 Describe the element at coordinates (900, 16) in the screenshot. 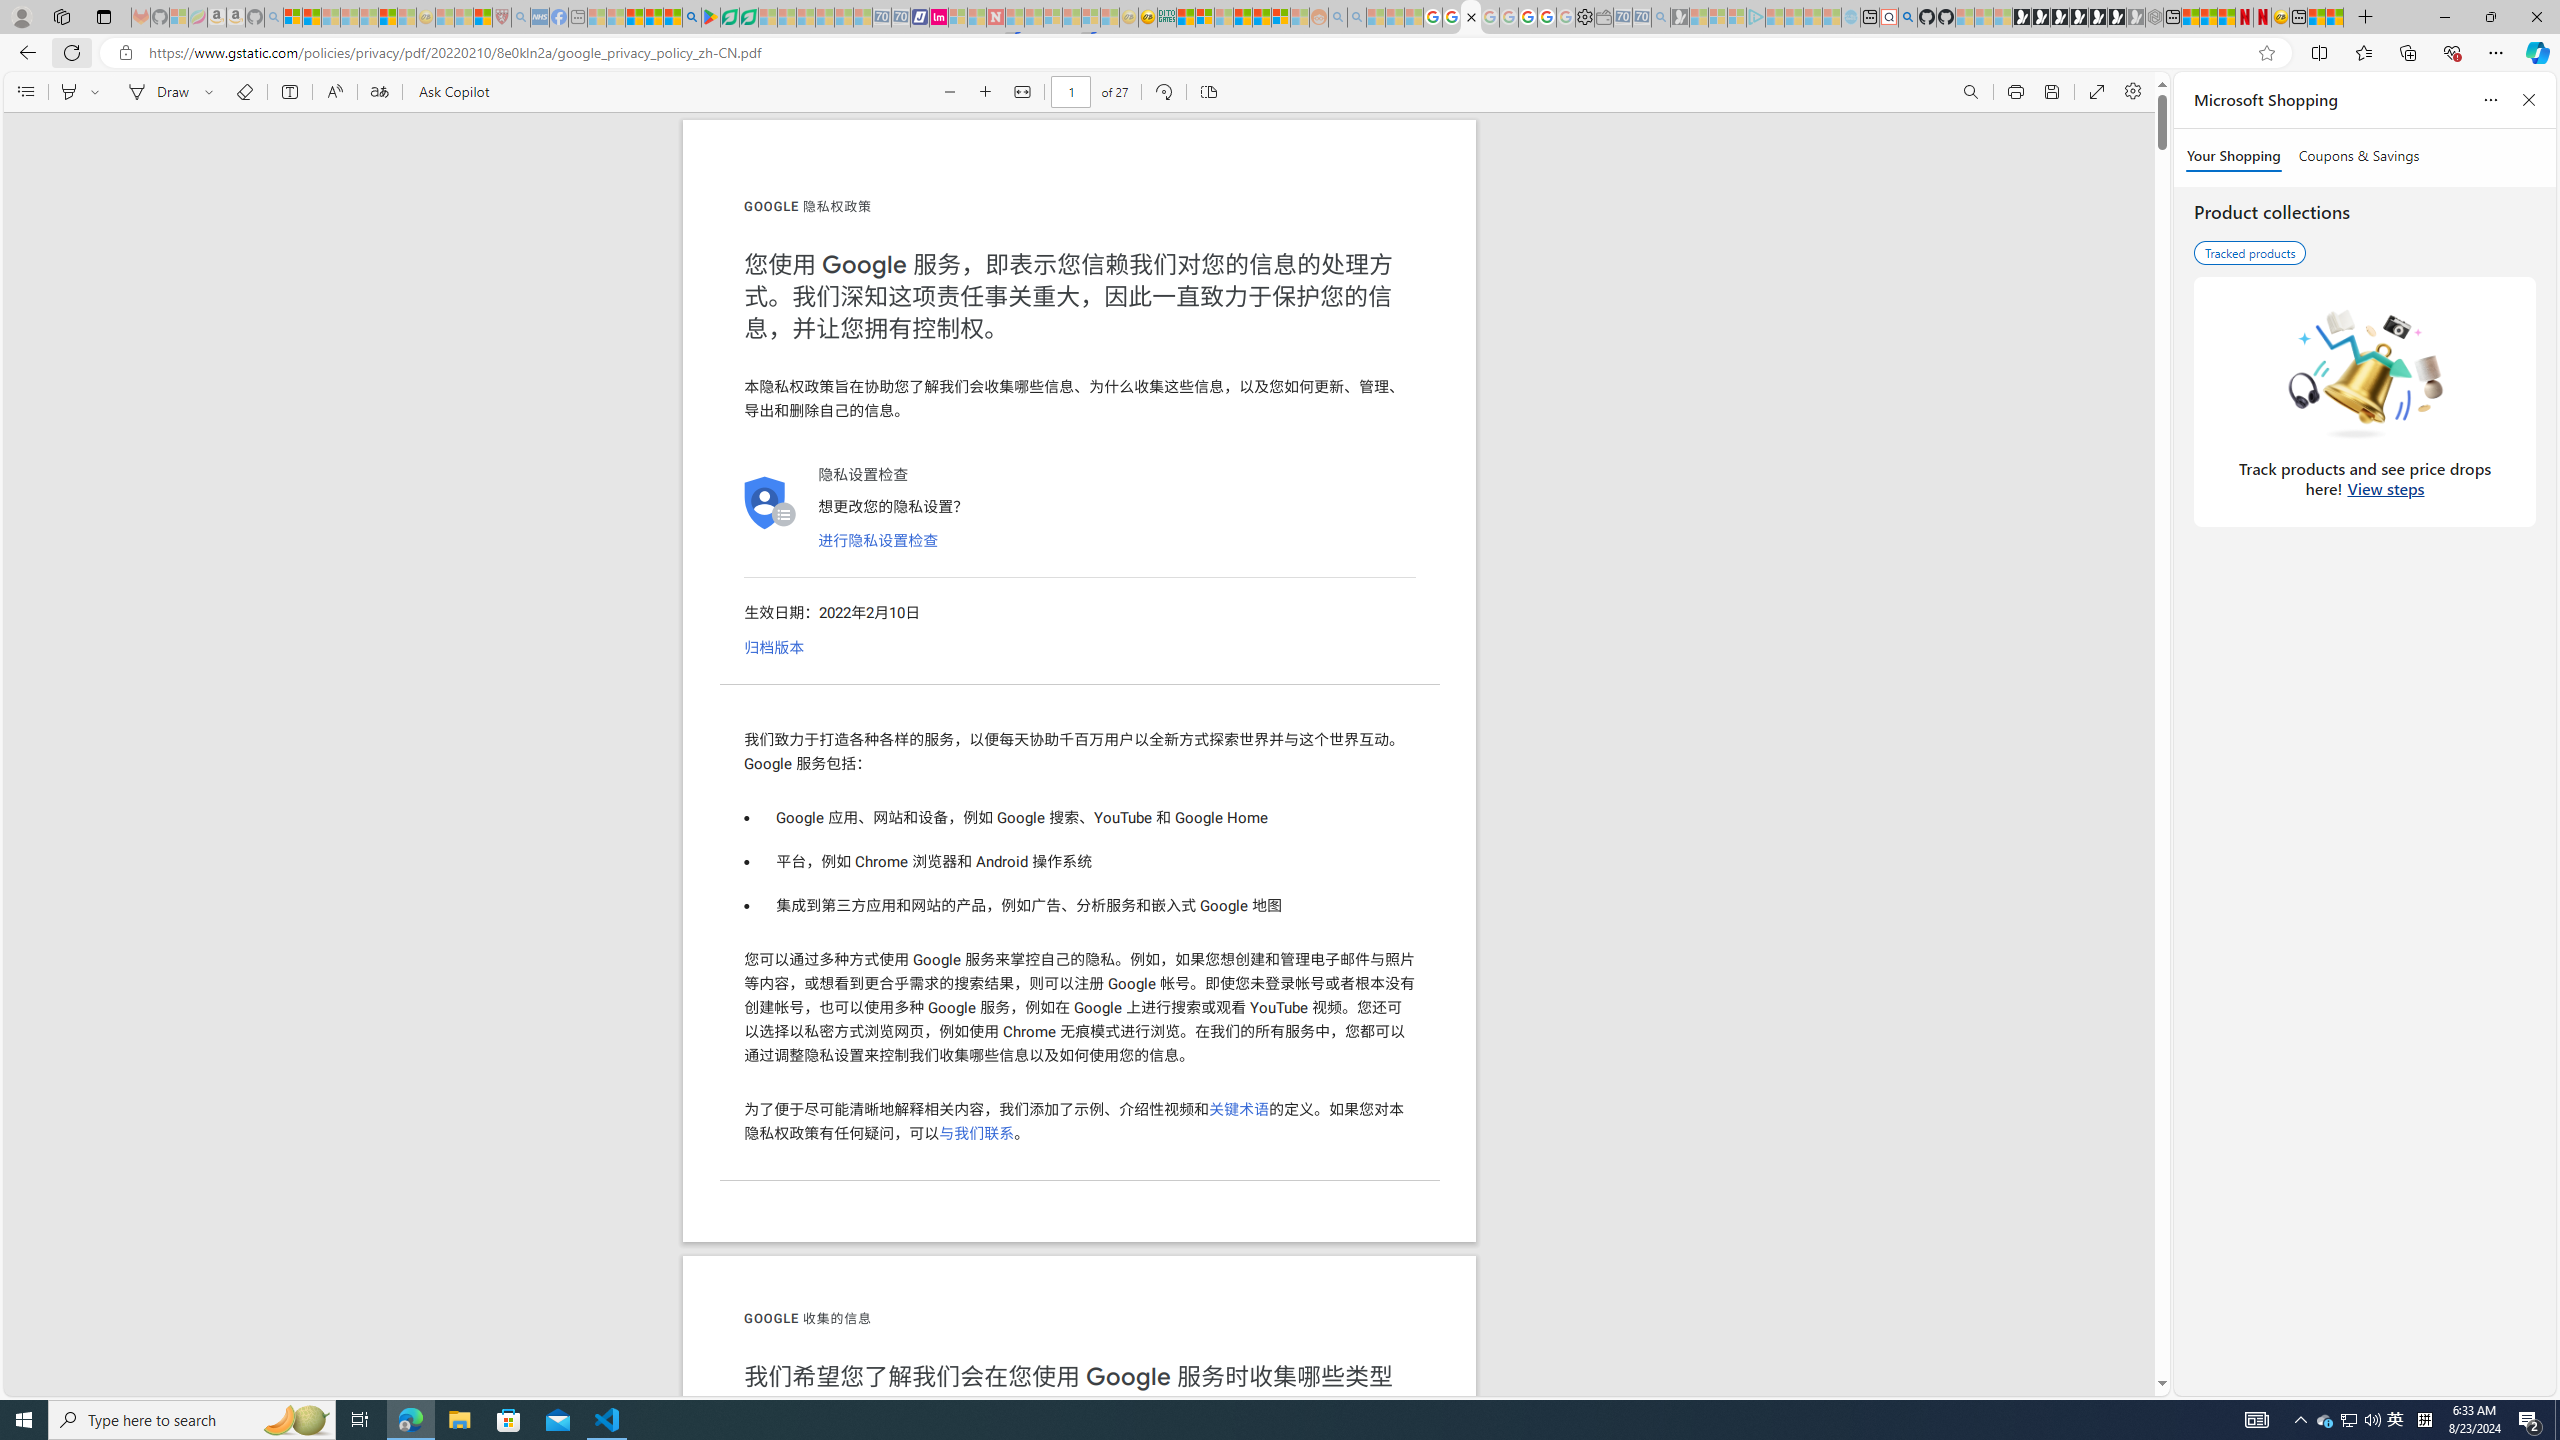

I see `'Cheap Hotels - Save70.com - Sleeping'` at that location.